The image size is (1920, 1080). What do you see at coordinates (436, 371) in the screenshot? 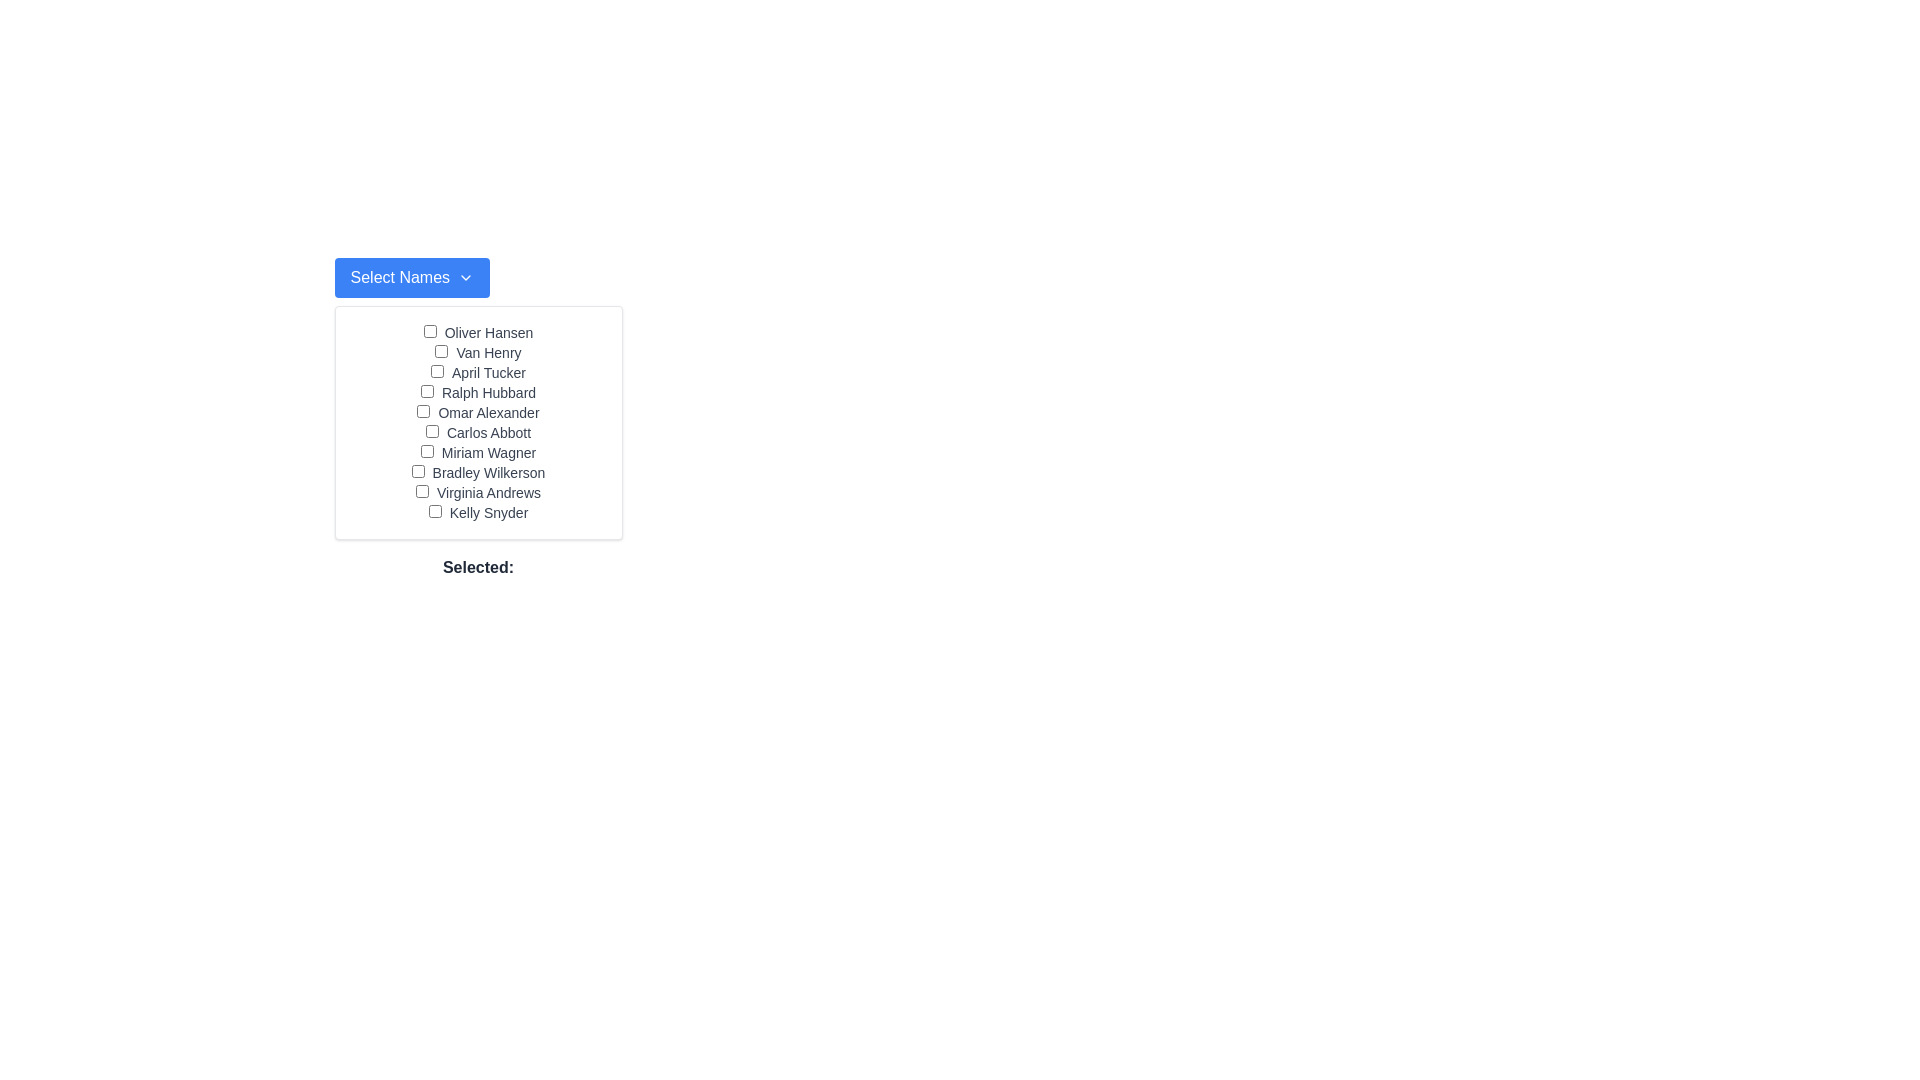
I see `the checkbox adjacent to the text label 'April Tucker'` at bounding box center [436, 371].